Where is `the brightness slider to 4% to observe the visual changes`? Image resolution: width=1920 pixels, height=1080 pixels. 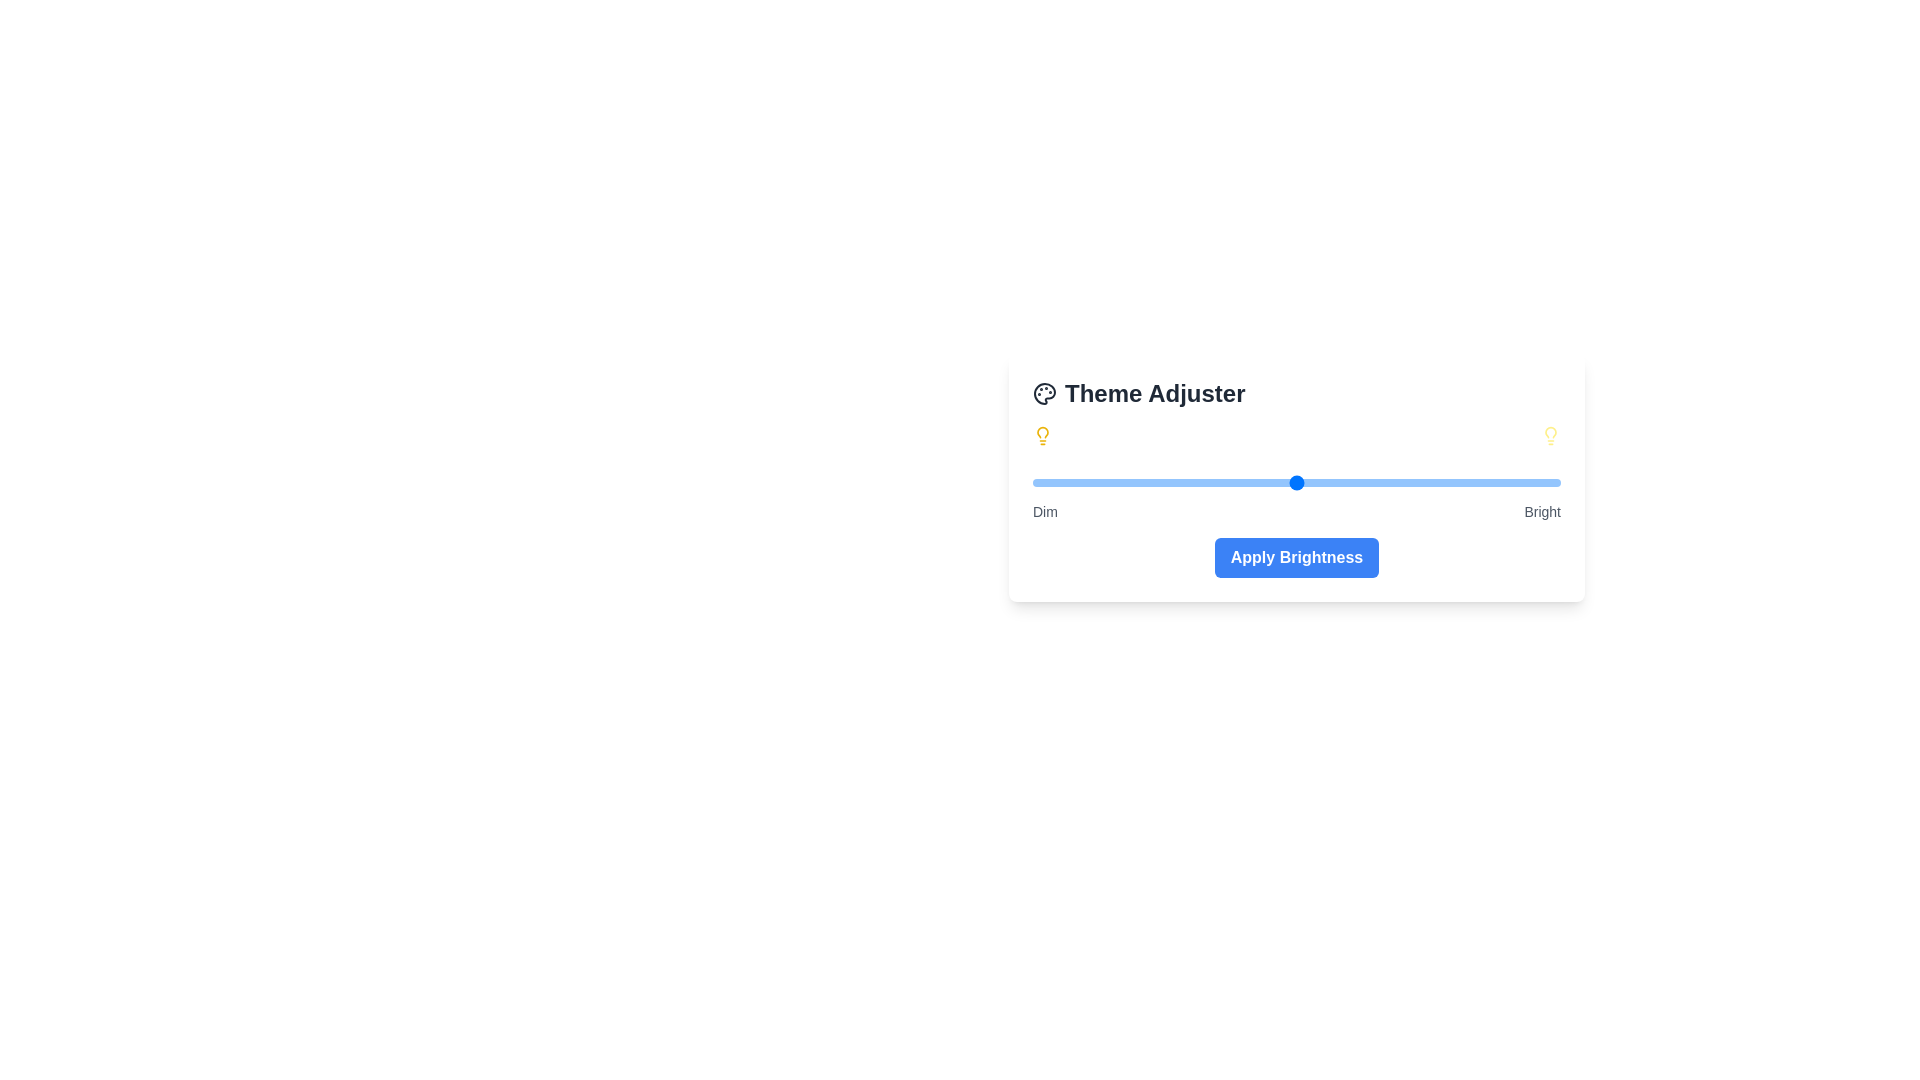
the brightness slider to 4% to observe the visual changes is located at coordinates (1053, 482).